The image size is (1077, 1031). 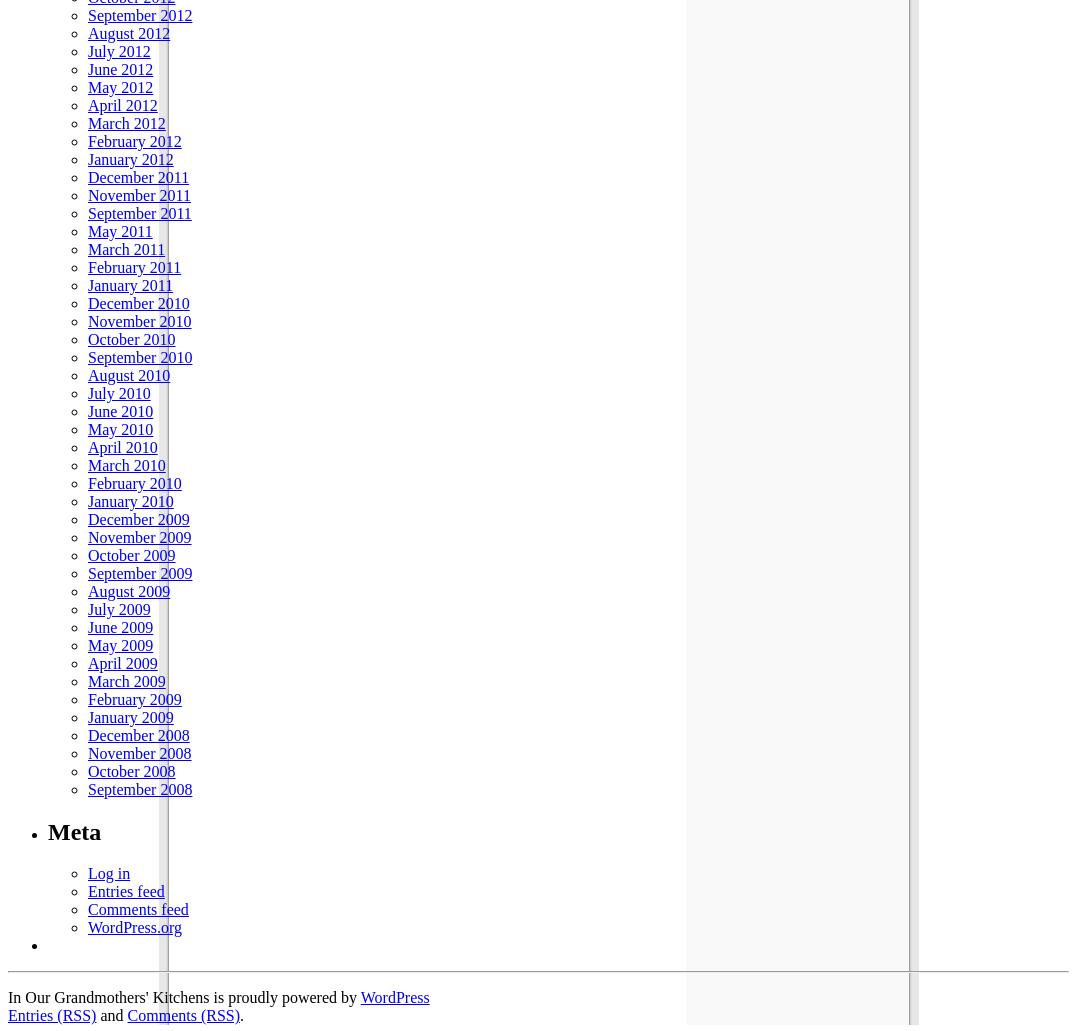 What do you see at coordinates (126, 248) in the screenshot?
I see `'March 2011'` at bounding box center [126, 248].